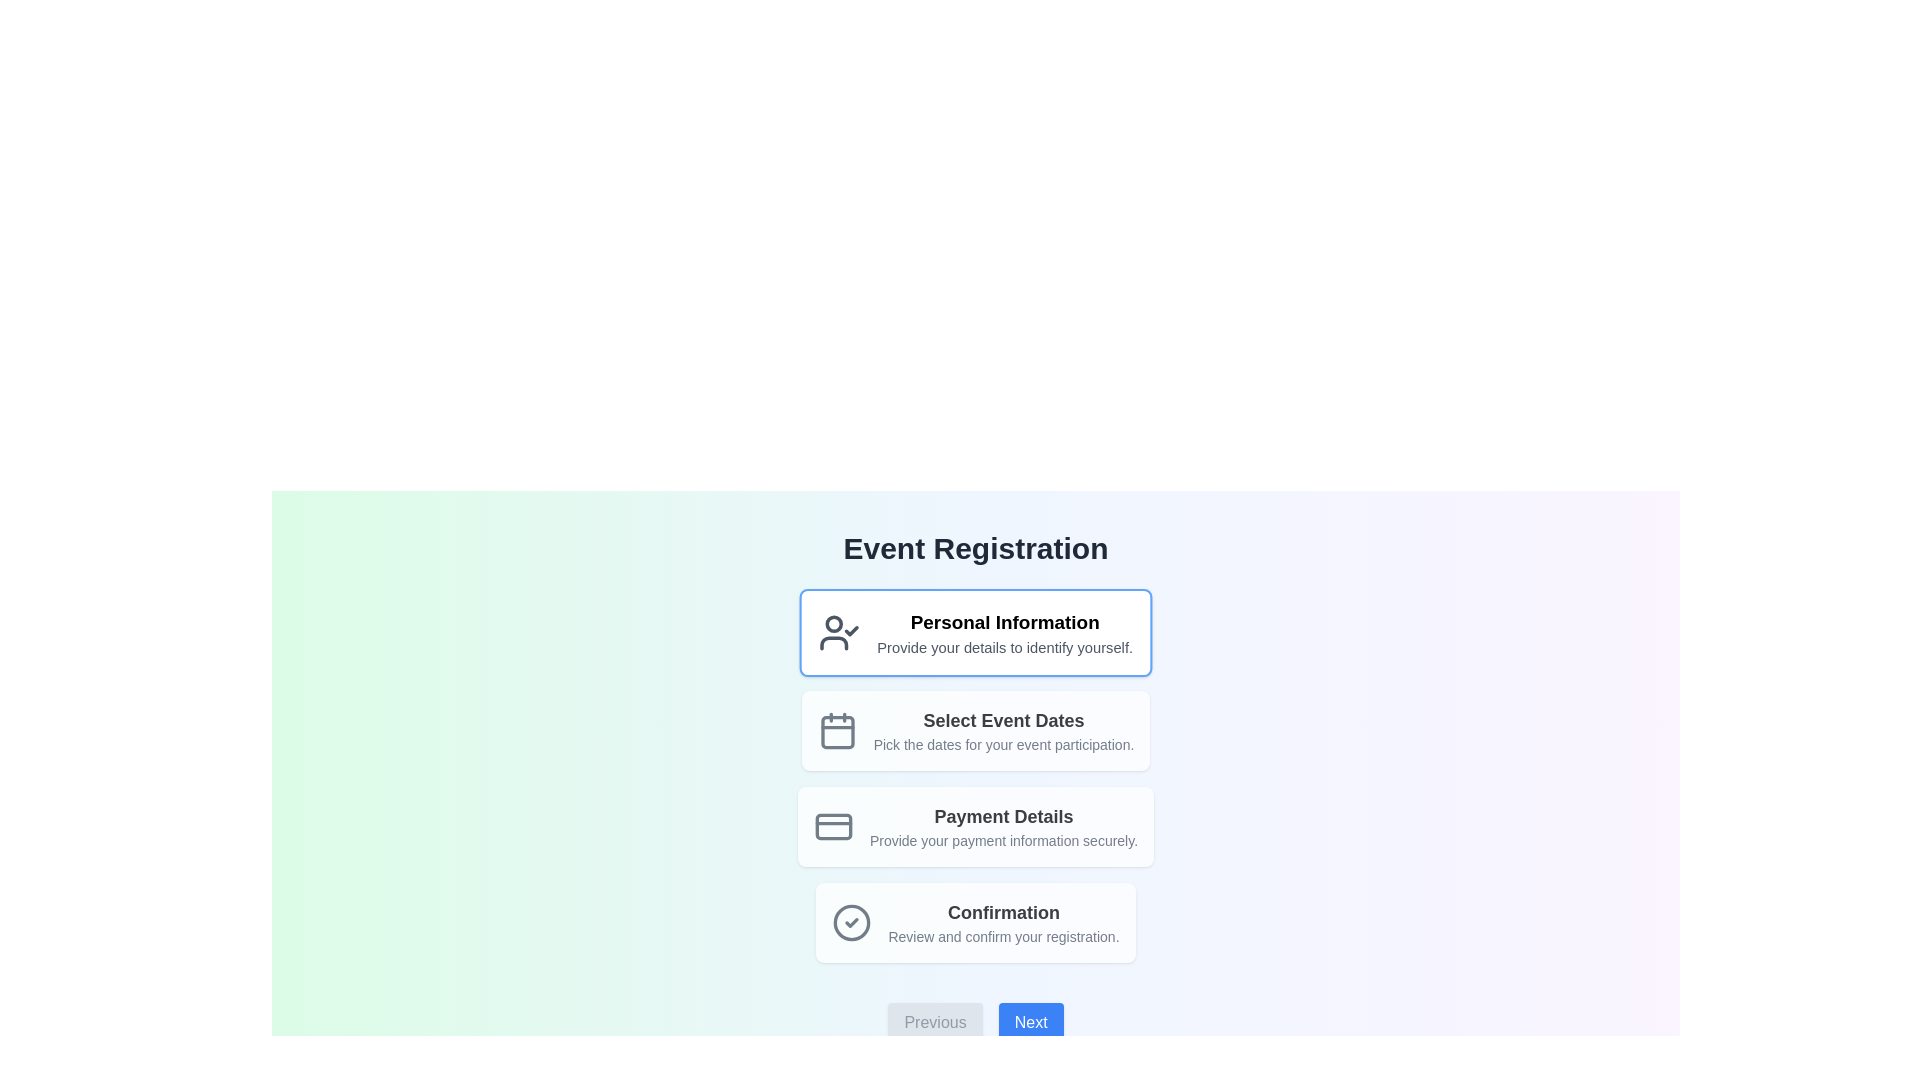  I want to click on the 'Personal Information' header element, which features bold black title text and a gray subtitle, located at the top of the vertical list of options under 'Event Registration.', so click(1005, 632).